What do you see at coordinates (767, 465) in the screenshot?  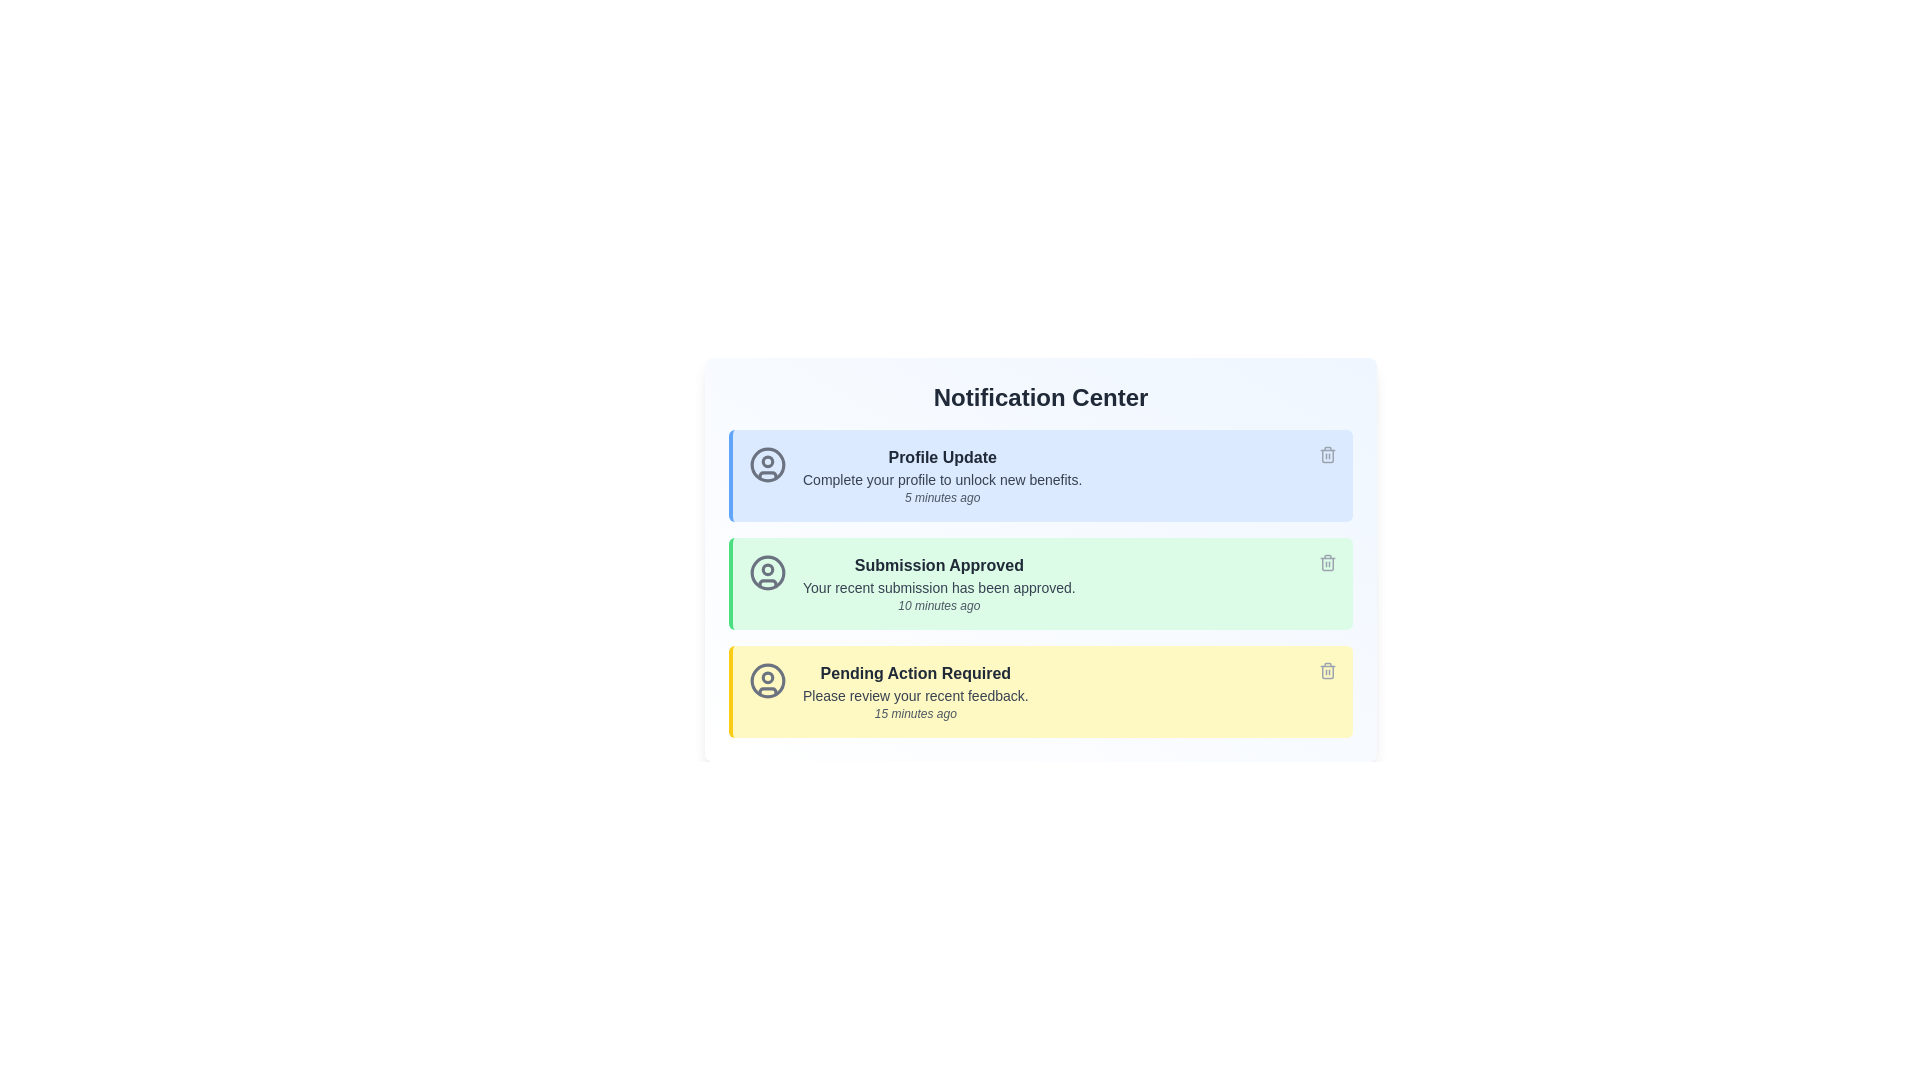 I see `the circular graphical icon resembling a profile or user icon located in the first notification card under the 'Notification Center', adjacent to the title 'Profile Update'` at bounding box center [767, 465].